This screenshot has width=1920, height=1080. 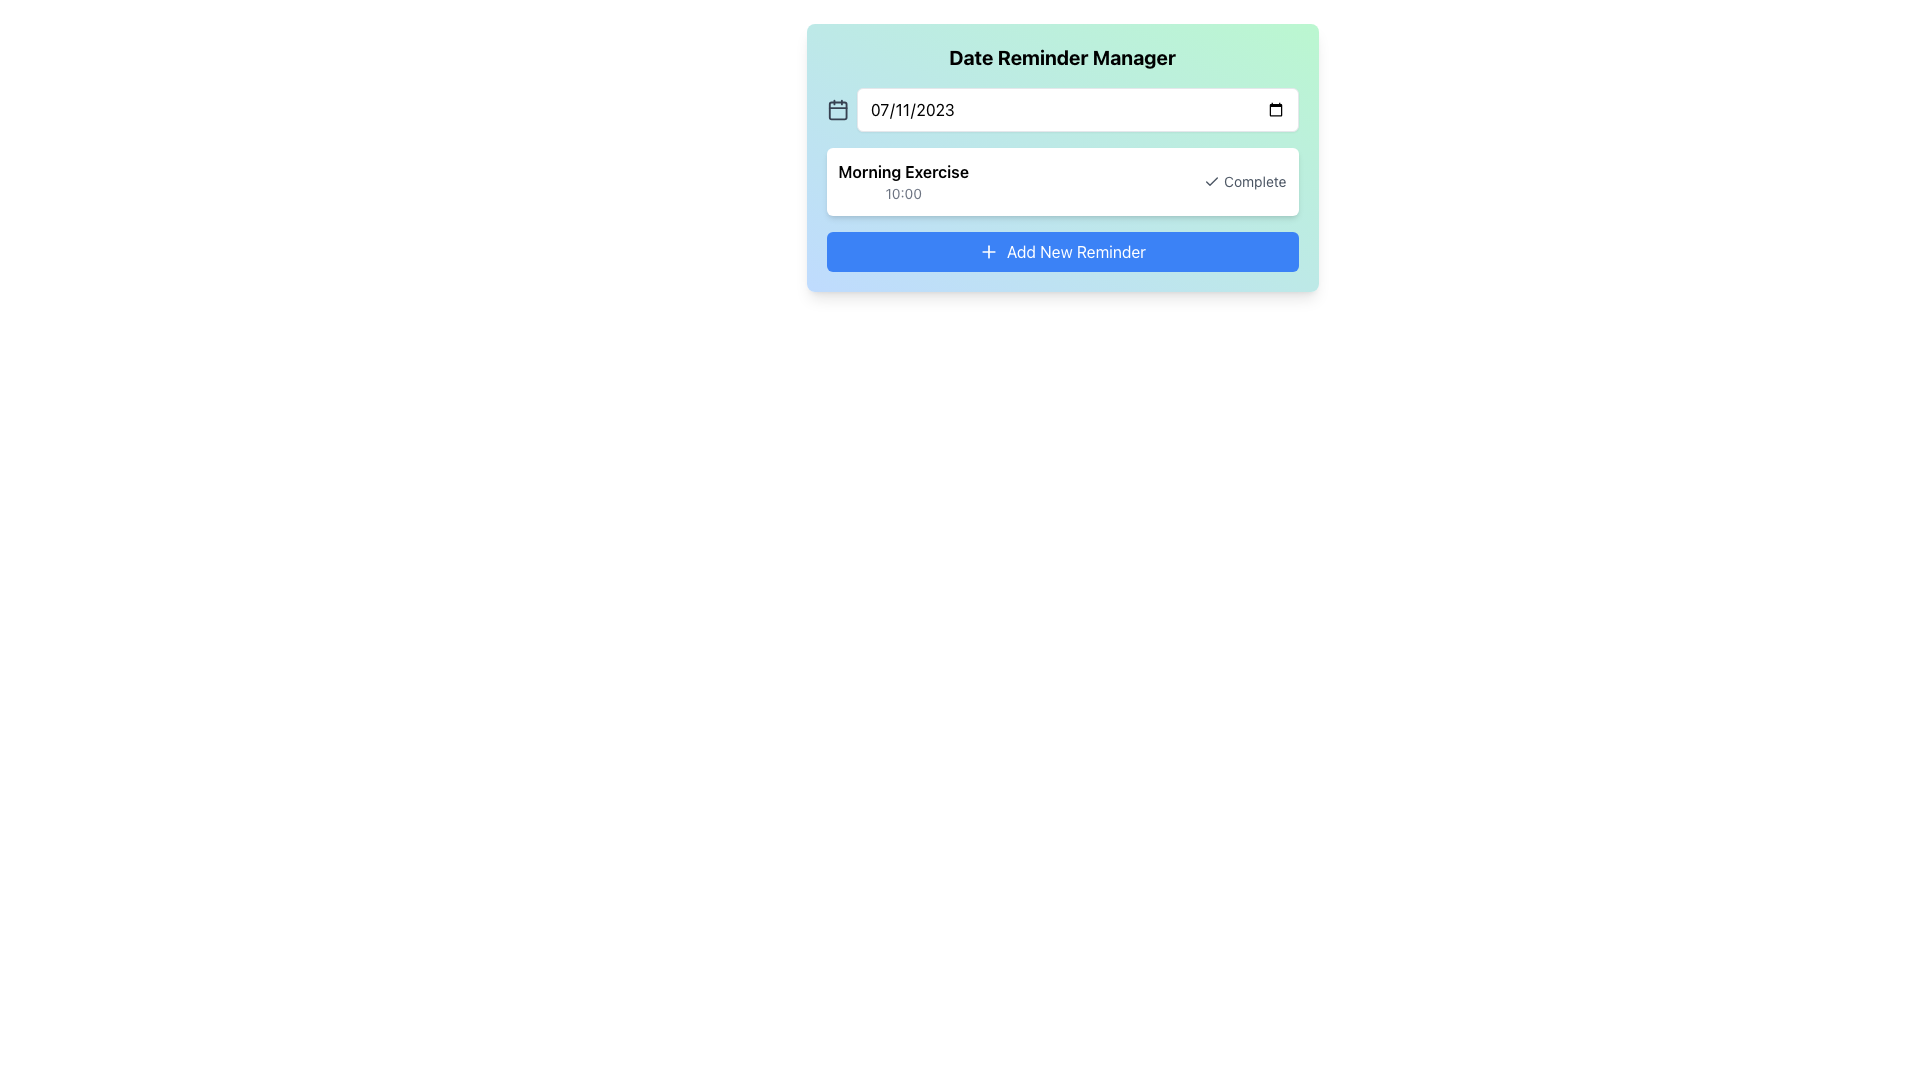 What do you see at coordinates (1244, 181) in the screenshot?
I see `the button located to the right of the text 'Morning Exercise' and '10:00' to mark the task as complete` at bounding box center [1244, 181].